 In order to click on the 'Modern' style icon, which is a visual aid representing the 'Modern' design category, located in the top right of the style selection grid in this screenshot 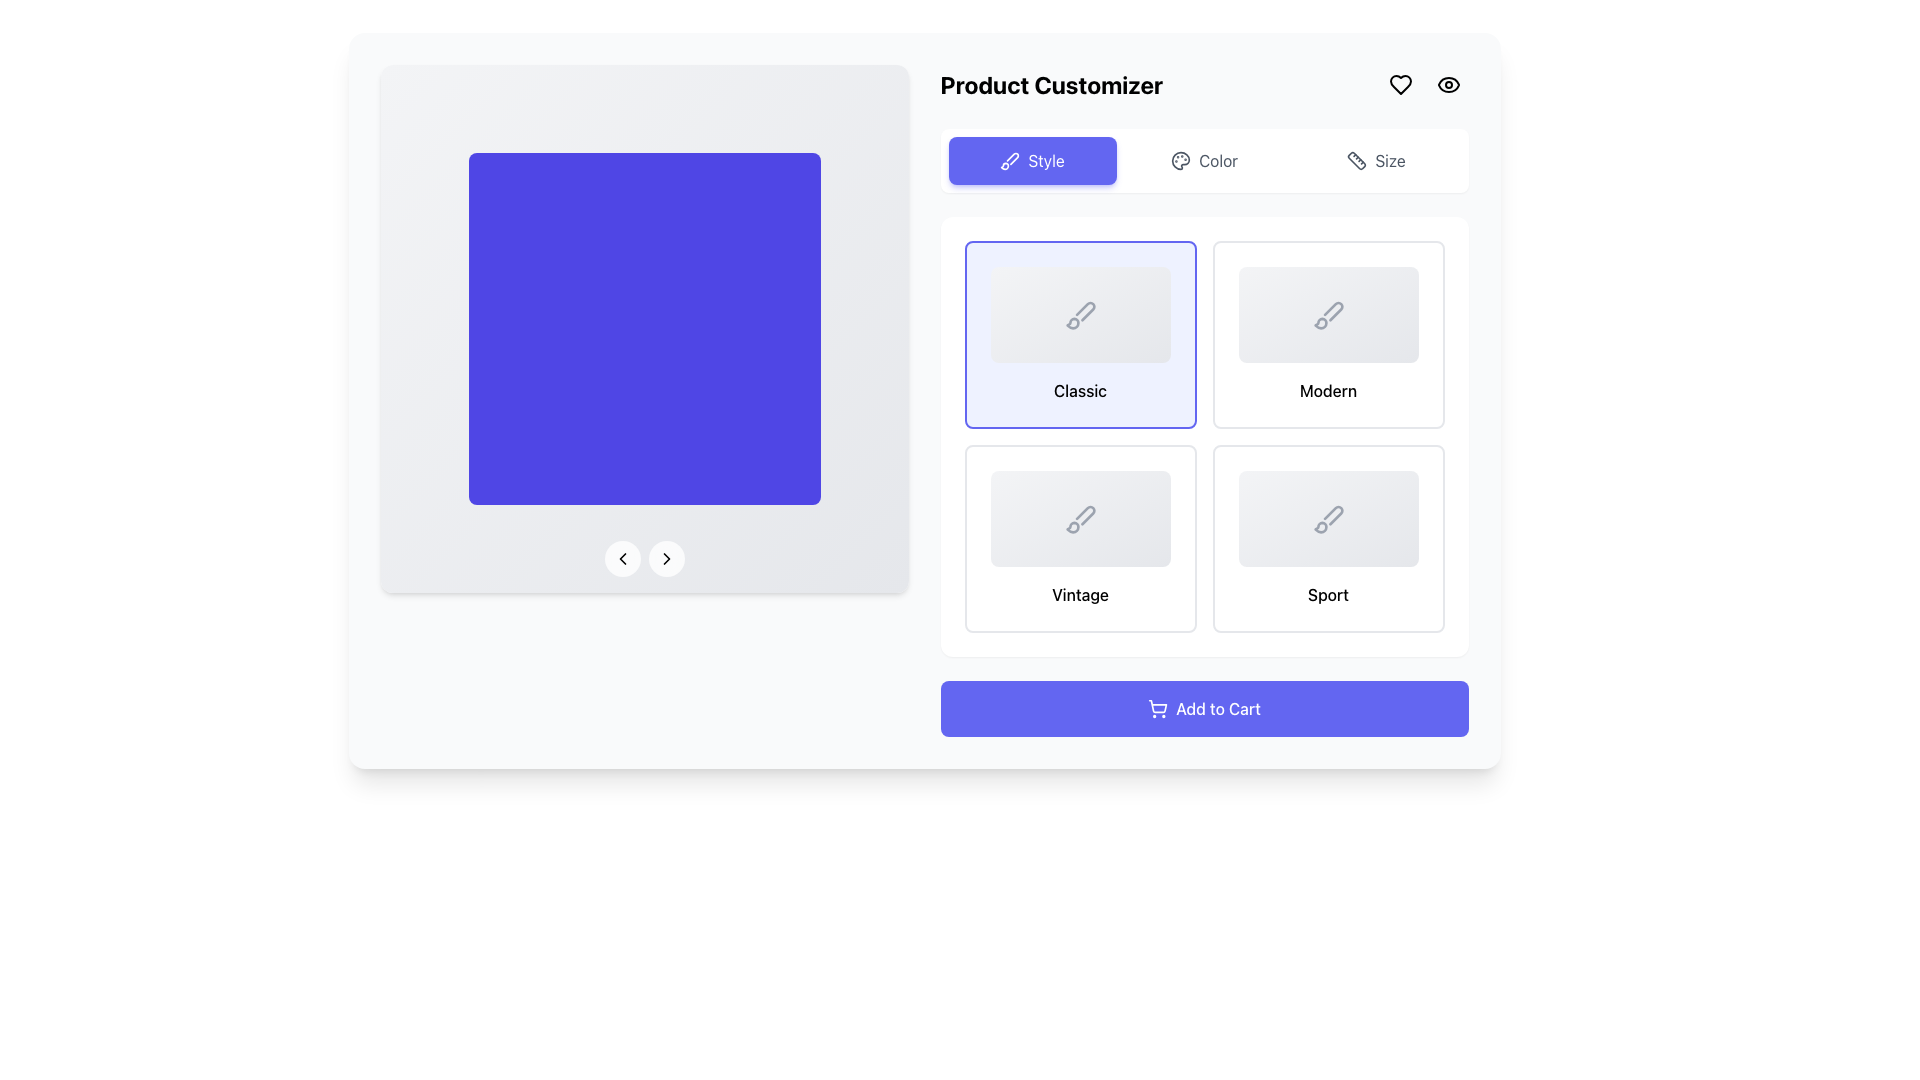, I will do `click(1328, 315)`.